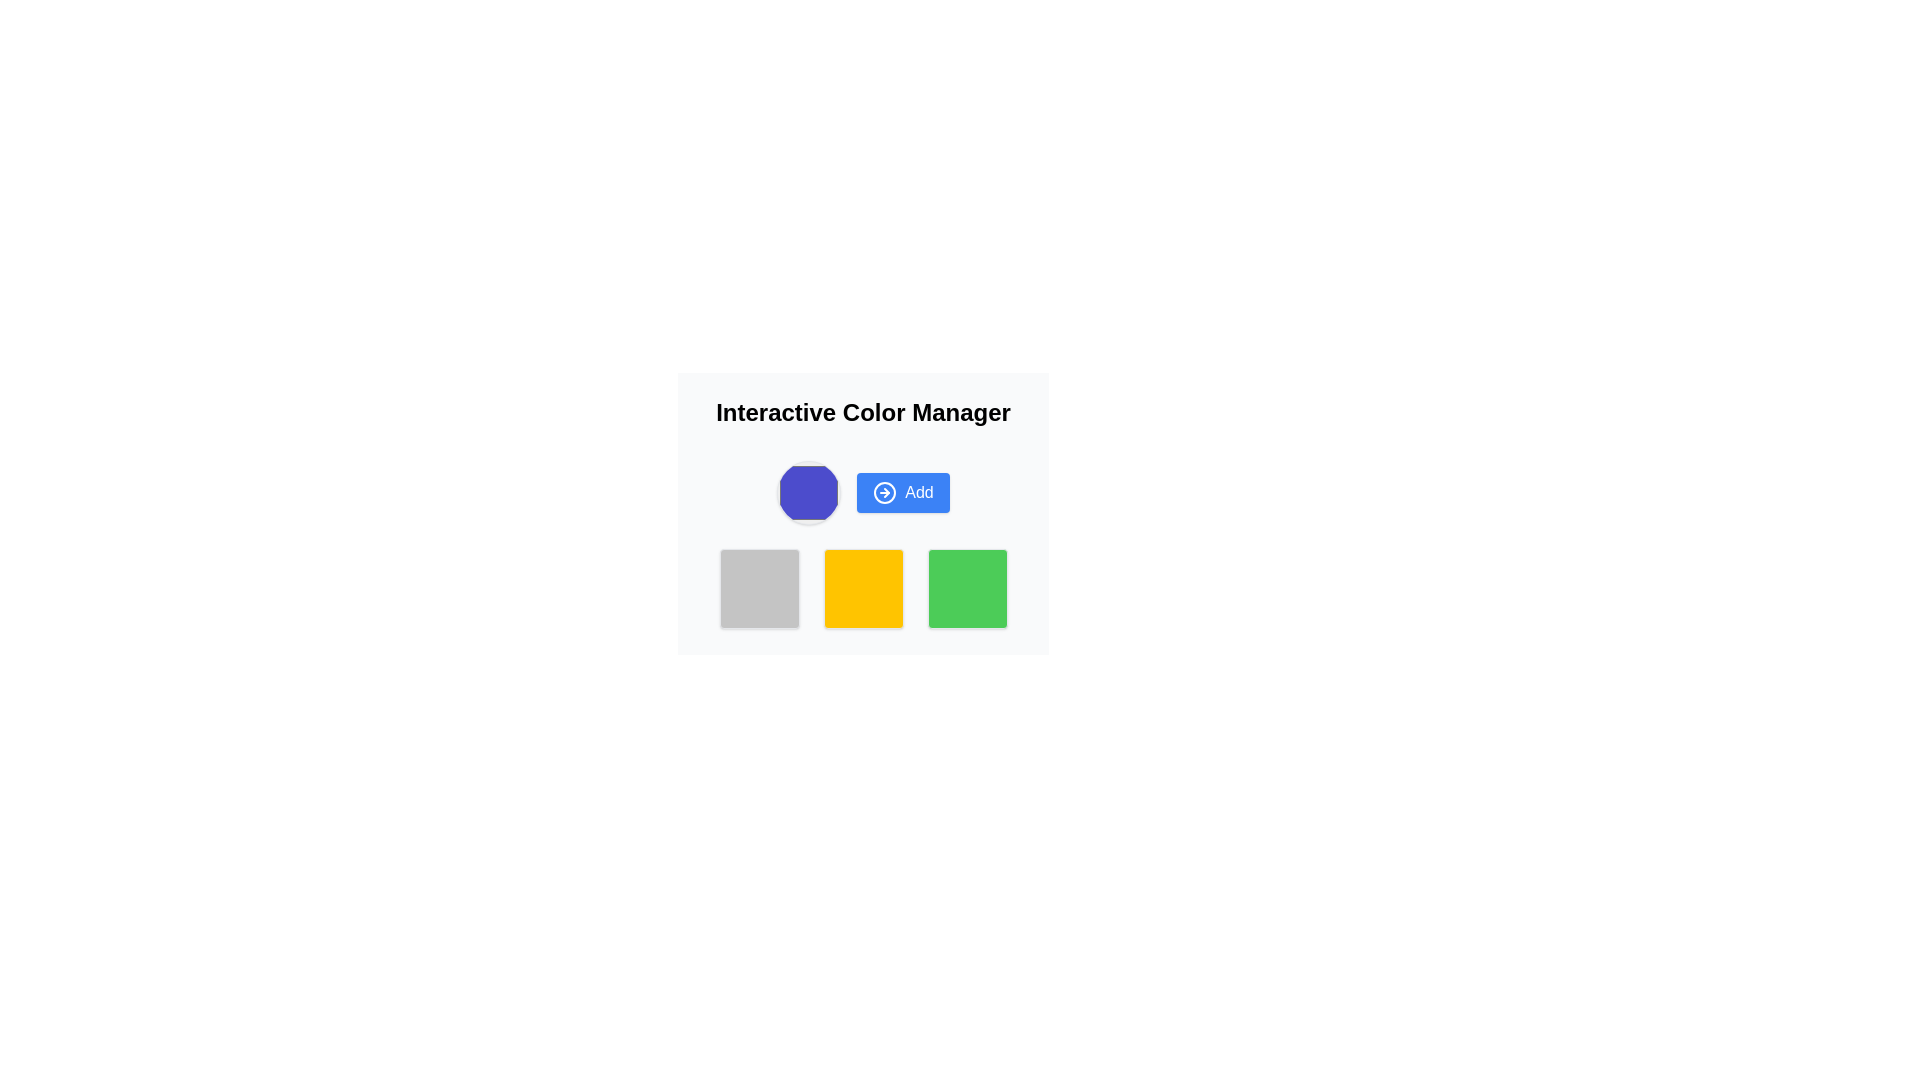 This screenshot has height=1080, width=1920. What do you see at coordinates (902, 493) in the screenshot?
I see `the interactive 'add' button located to the right of the circular color indicator` at bounding box center [902, 493].